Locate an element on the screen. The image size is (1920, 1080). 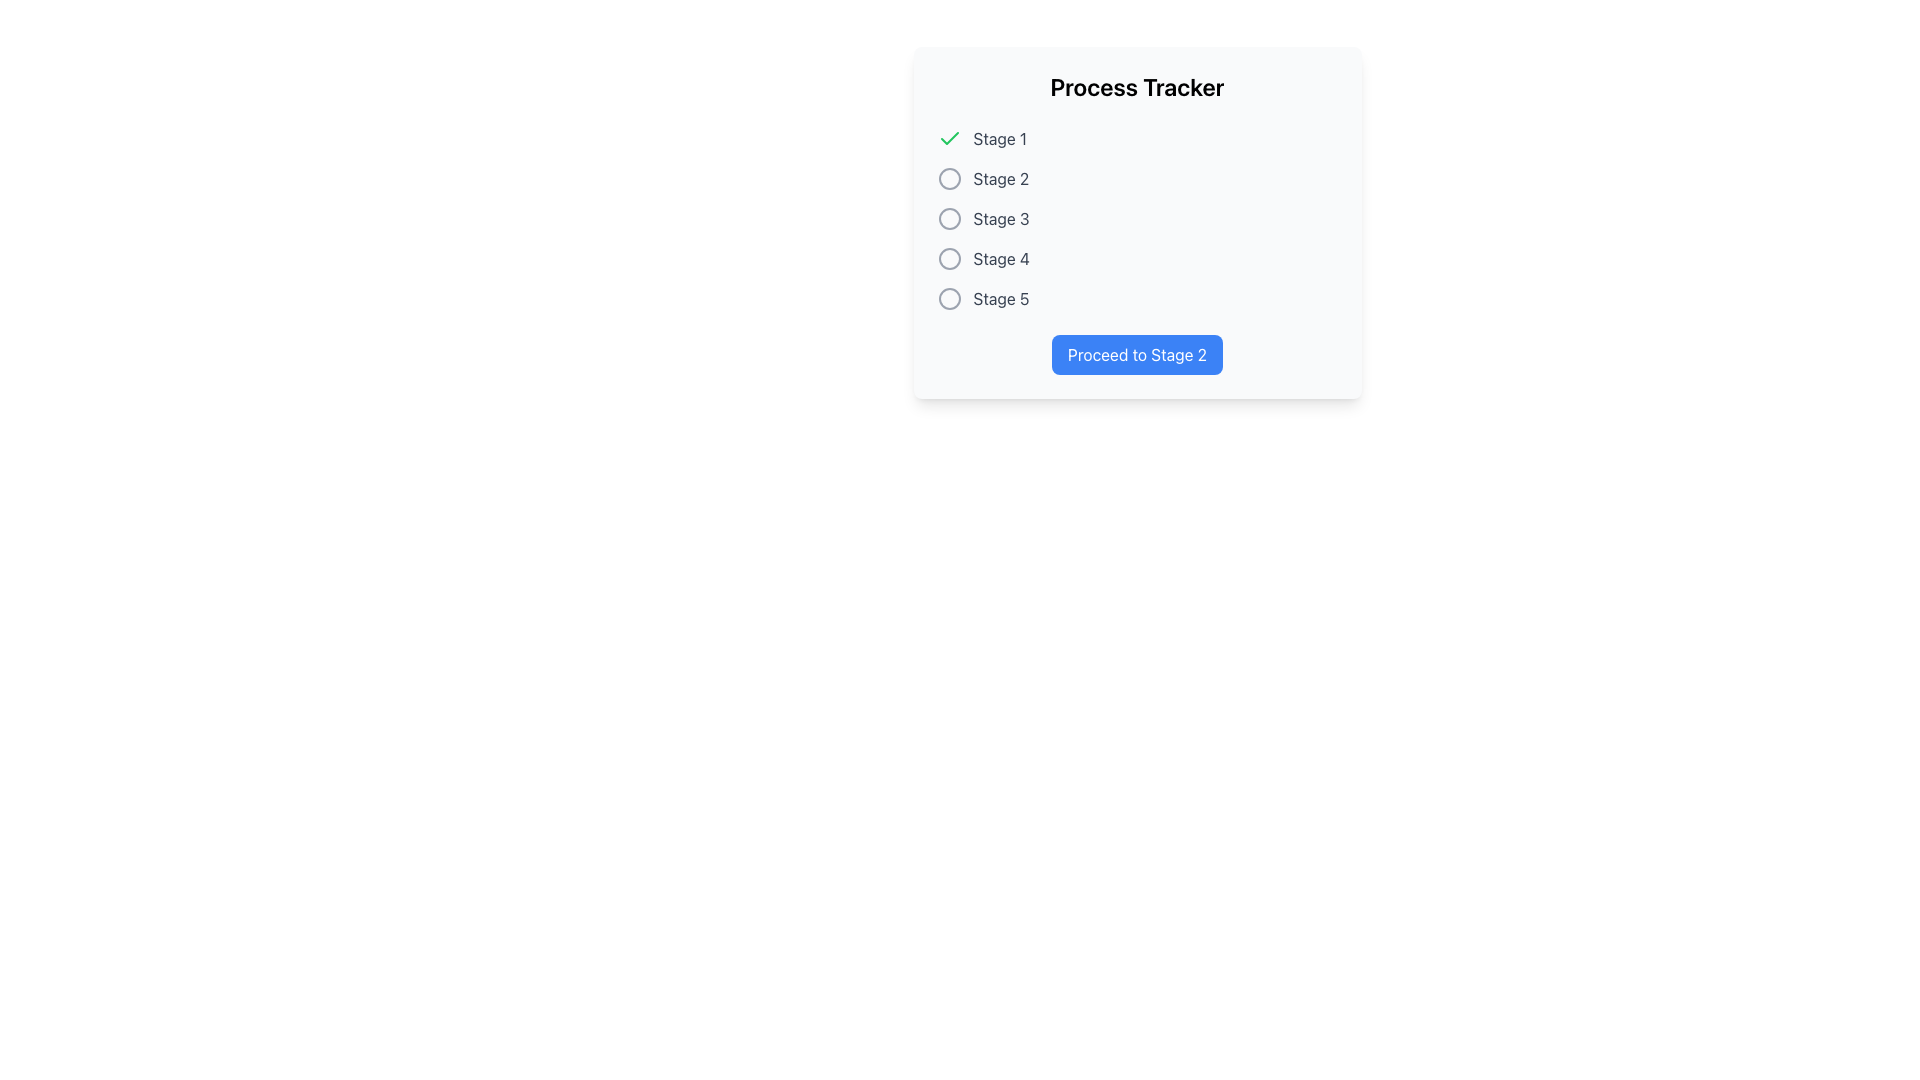
the unselected radio button circle representing 'Stage 2' in the 'Process Tracker' section is located at coordinates (948, 177).